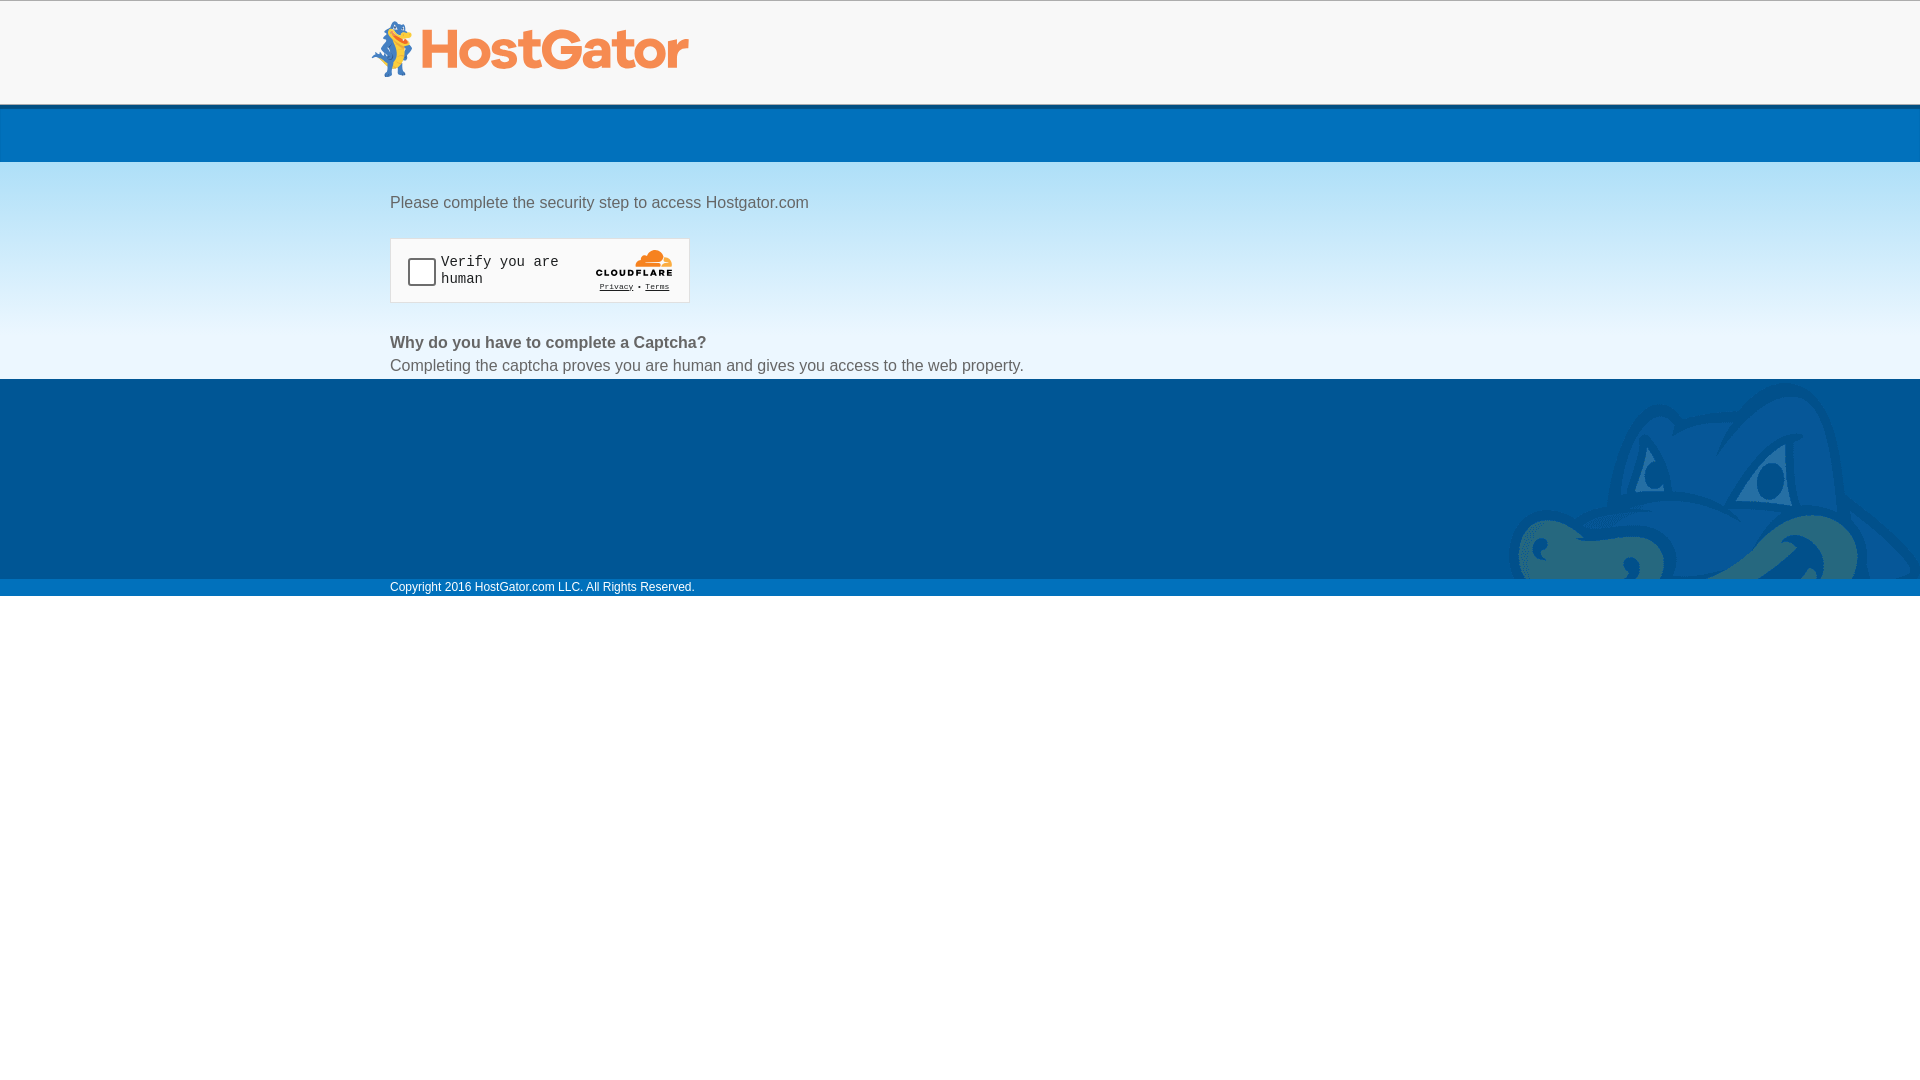  I want to click on 'Widget containing a Cloudflare security challenge', so click(539, 270).